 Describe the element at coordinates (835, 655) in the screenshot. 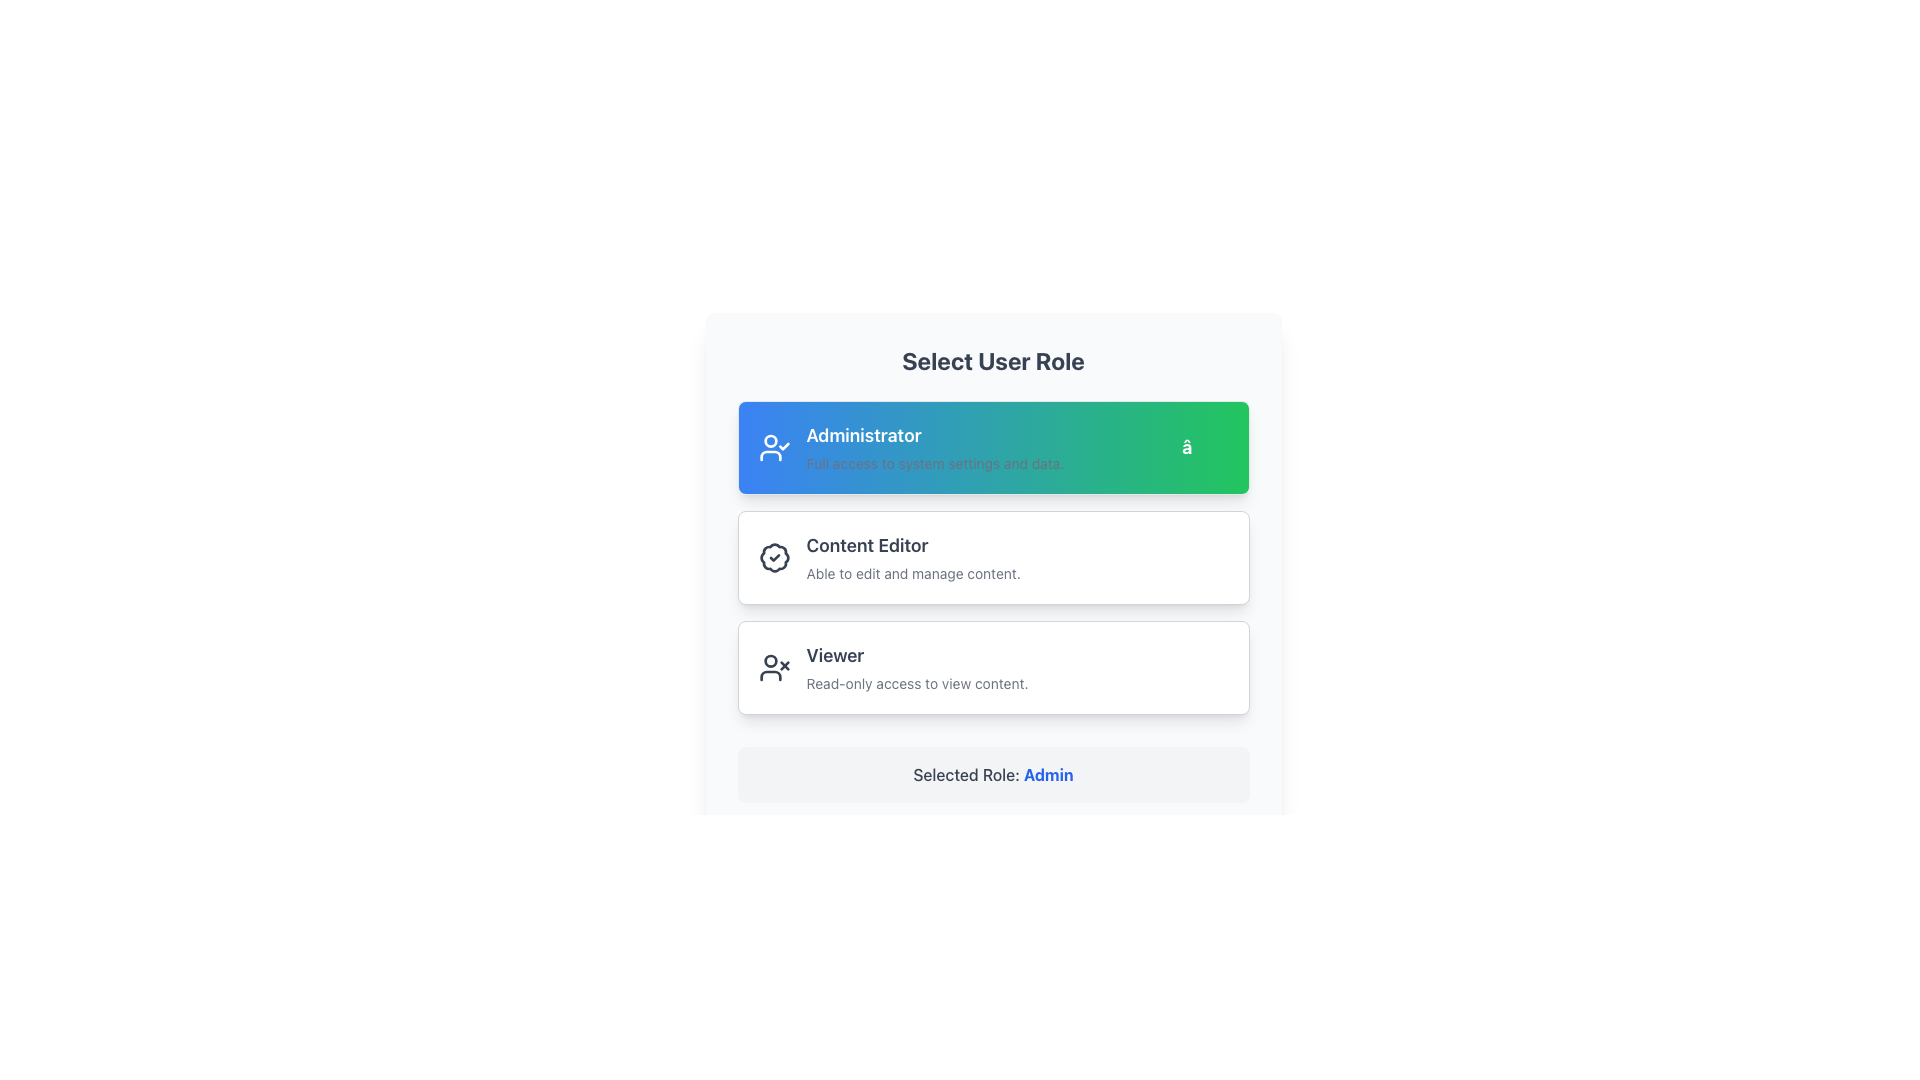

I see `the 'Viewer' role label in the user role selection interface, which is positioned at the top of a descriptive block containing additional information about the 'Viewer' role` at that location.